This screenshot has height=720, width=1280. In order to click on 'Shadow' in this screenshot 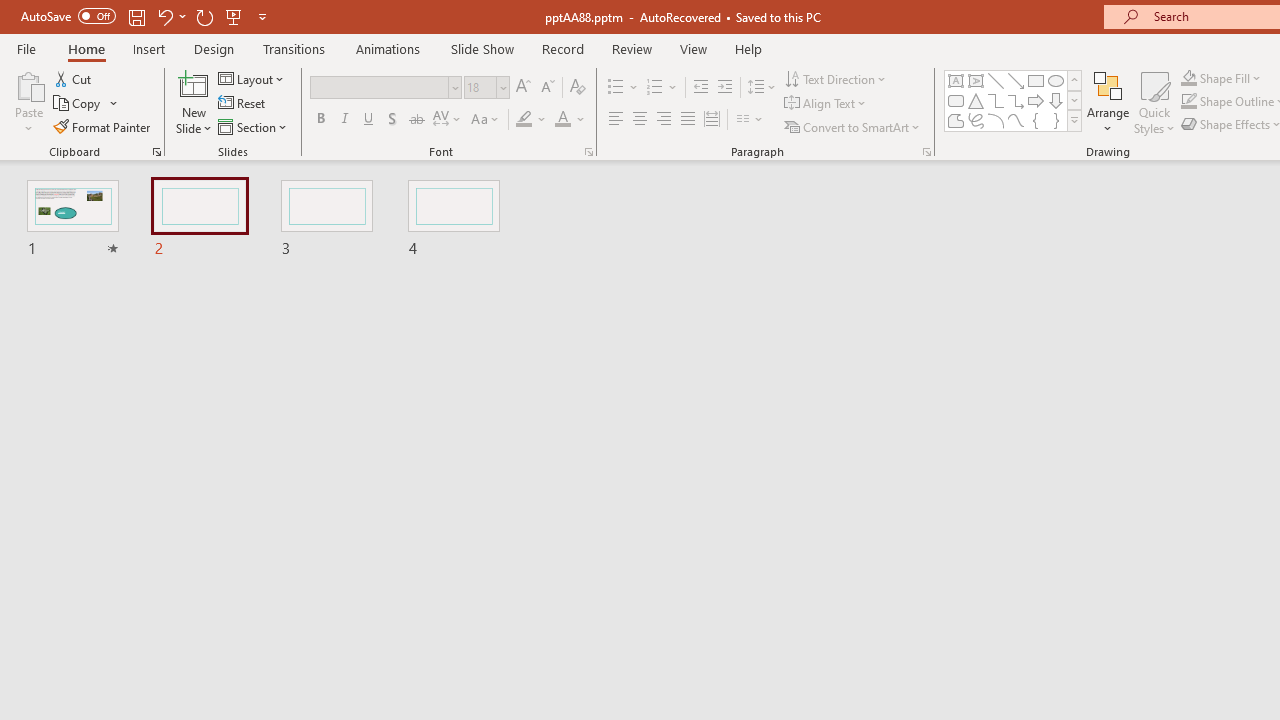, I will do `click(392, 119)`.